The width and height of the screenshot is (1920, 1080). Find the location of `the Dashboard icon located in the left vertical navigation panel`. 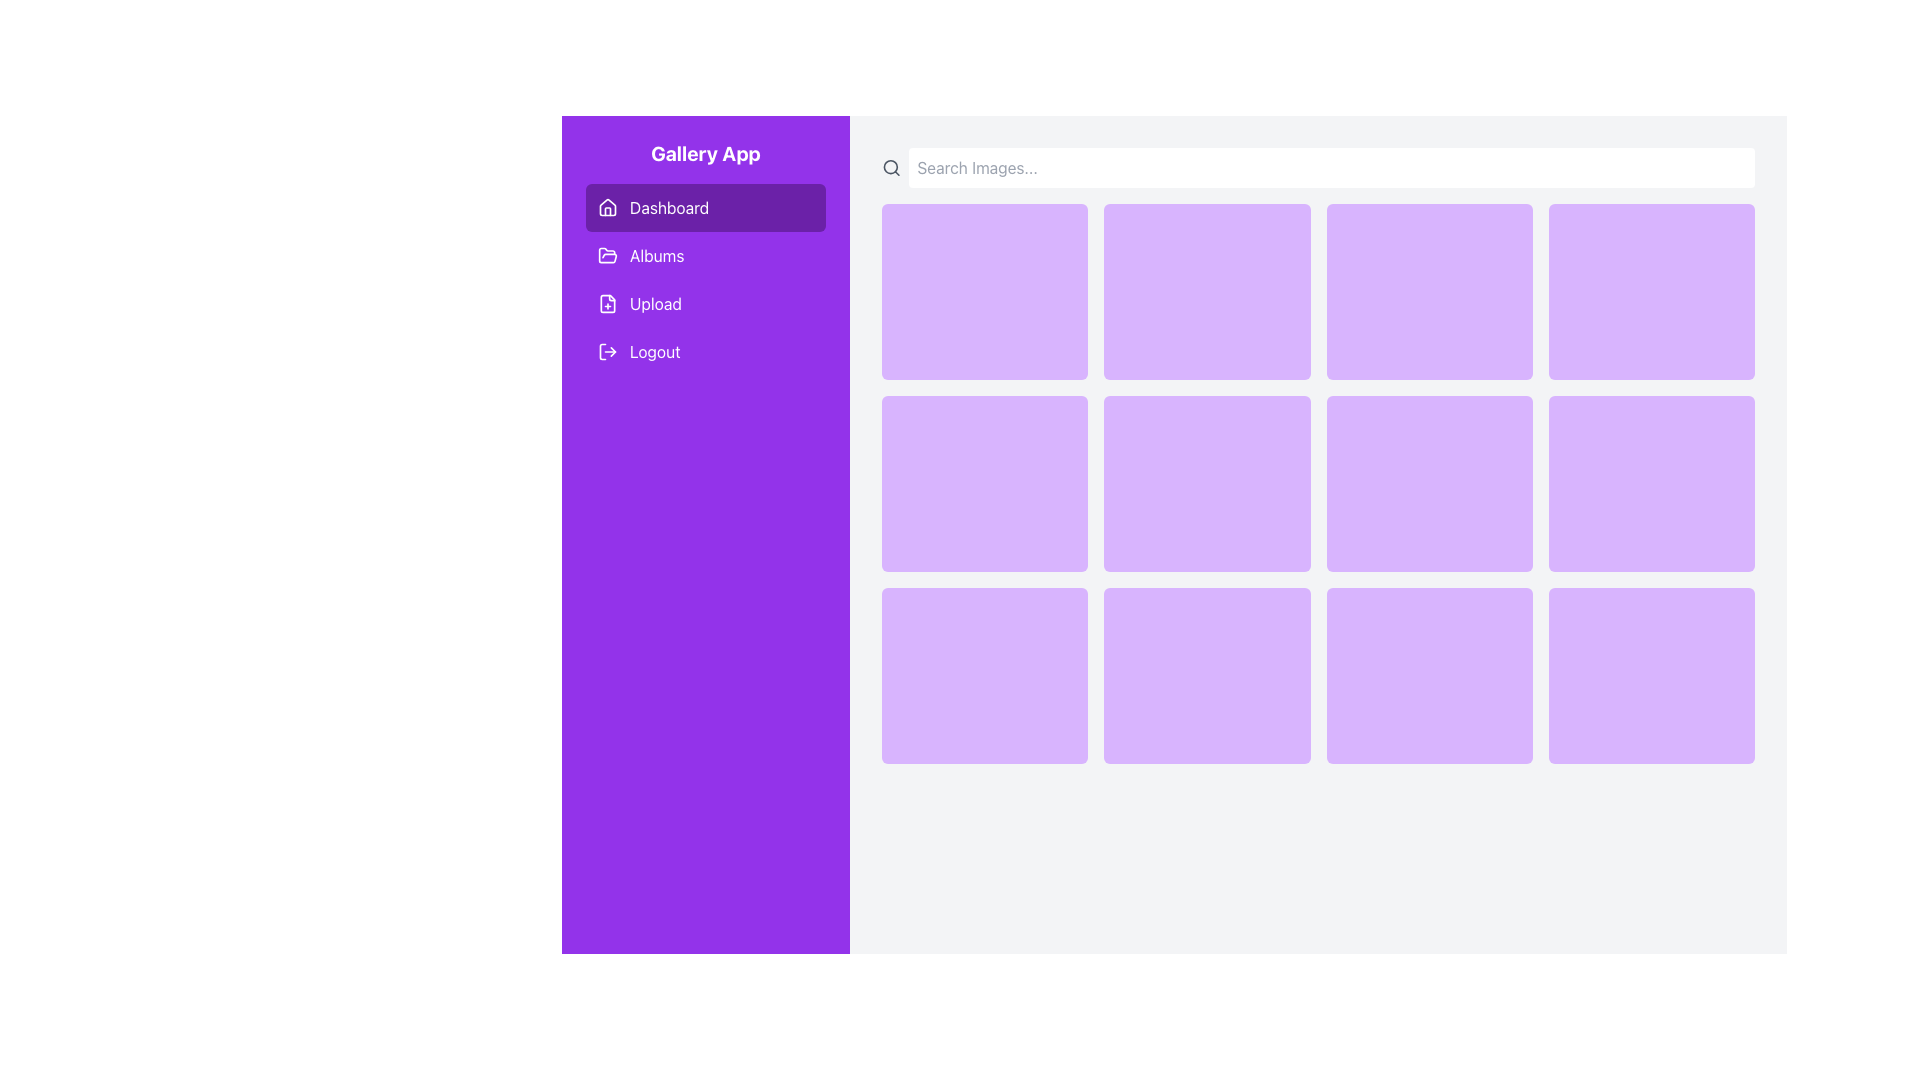

the Dashboard icon located in the left vertical navigation panel is located at coordinates (607, 208).